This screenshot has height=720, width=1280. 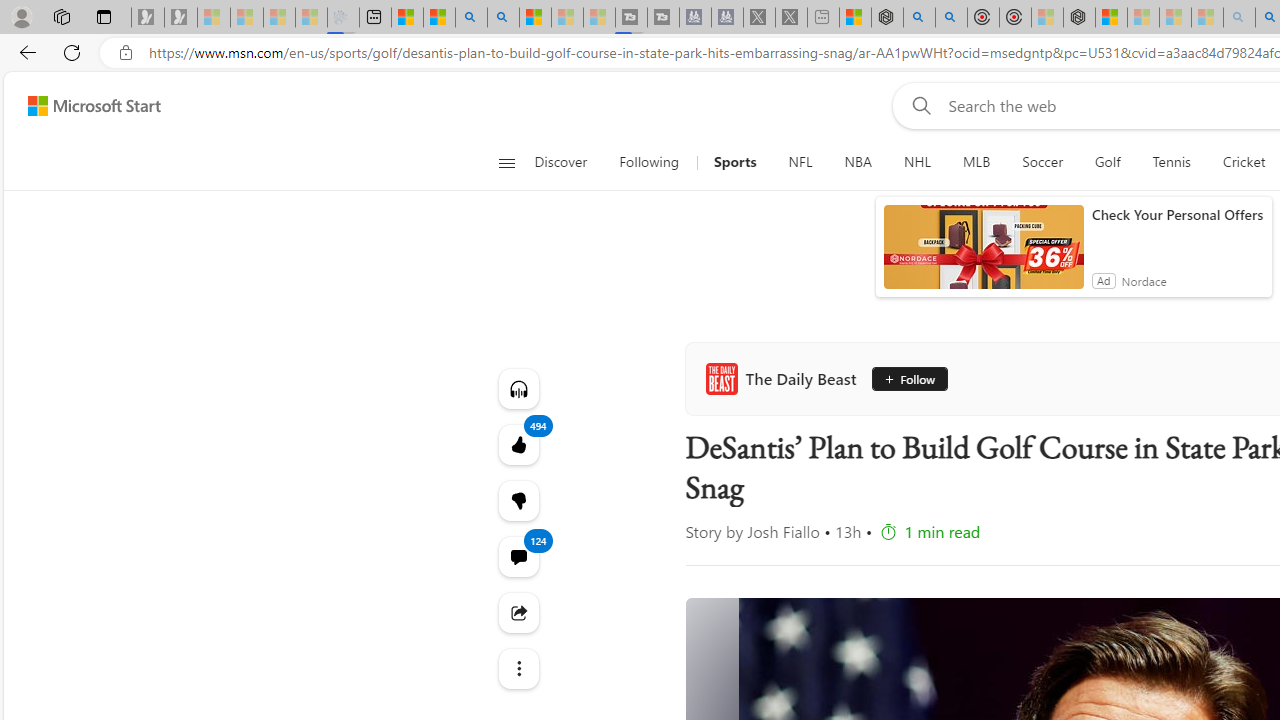 I want to click on 'Ad', so click(x=1102, y=280).